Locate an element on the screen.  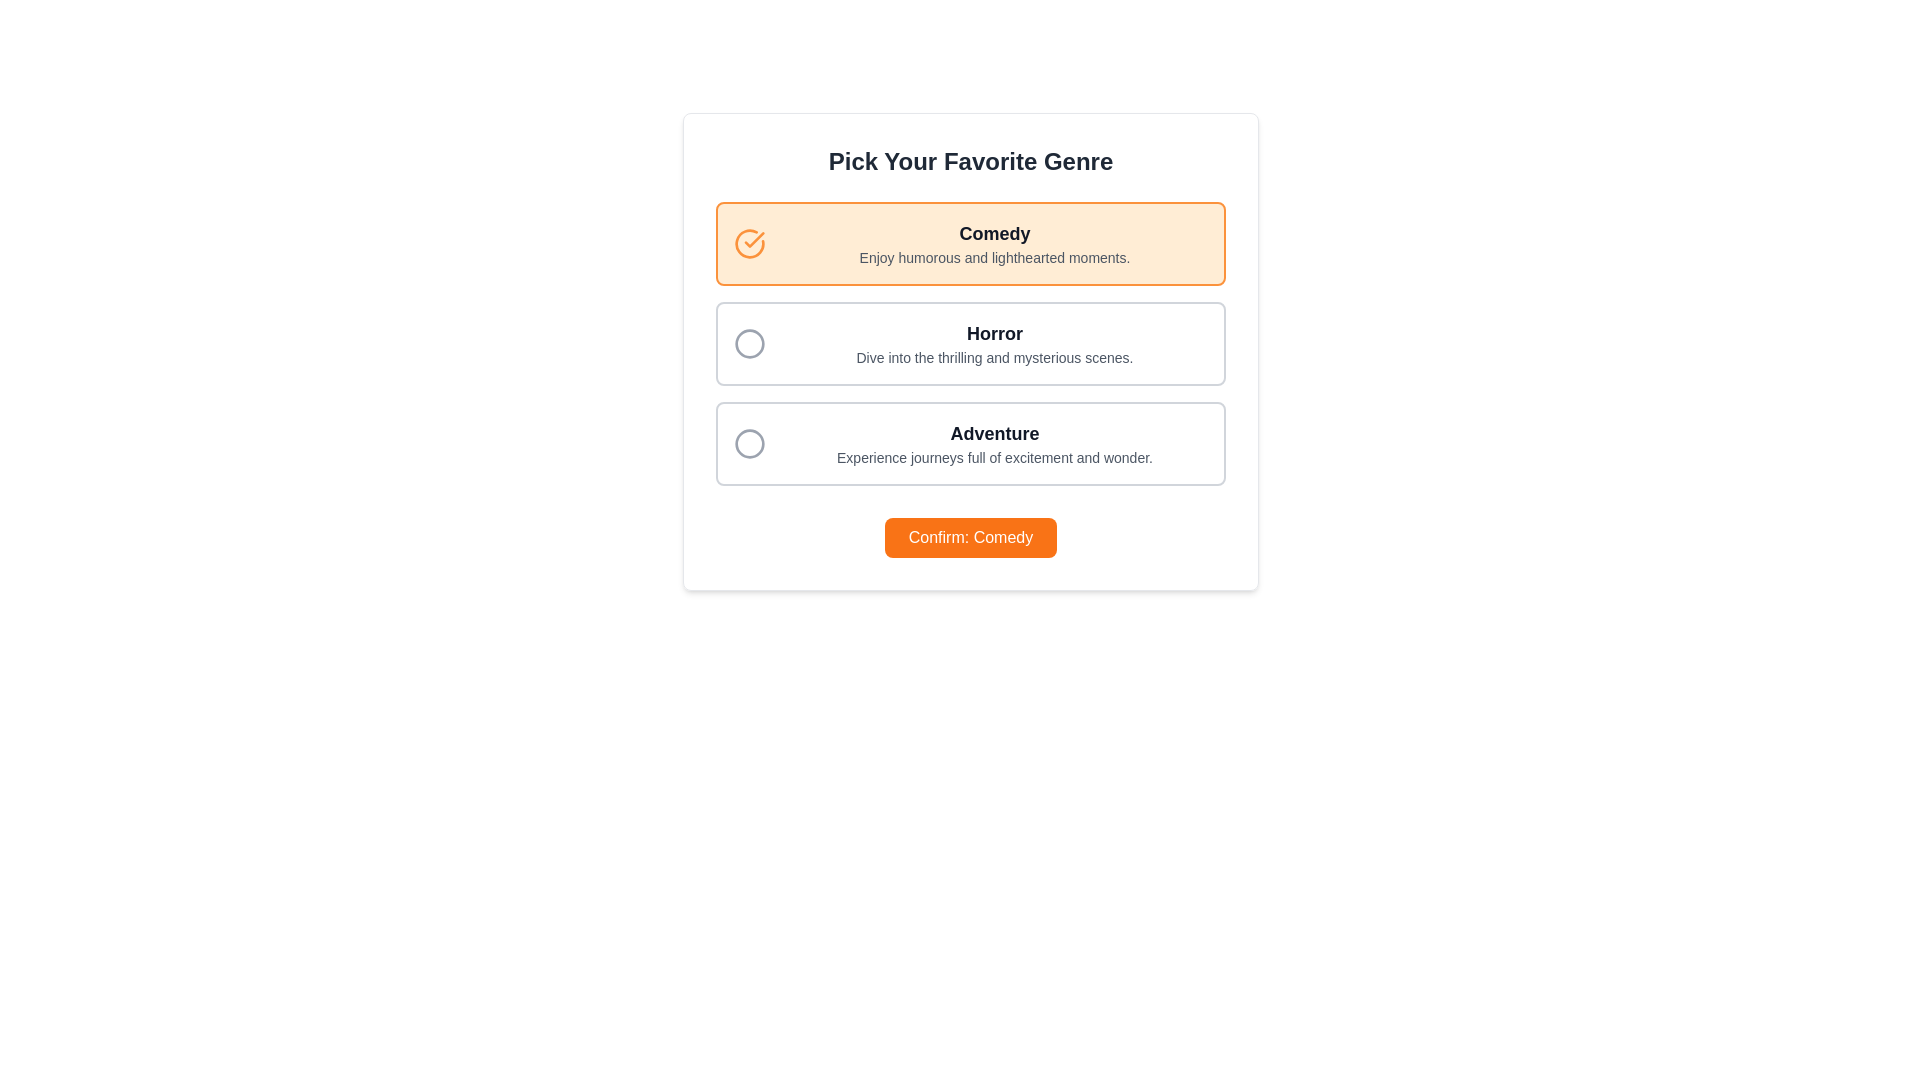
the 'Horror' genre title label located in the second option card from the top, just above the subtext 'Dive into the thrilling and mysterious scenes.' is located at coordinates (994, 333).